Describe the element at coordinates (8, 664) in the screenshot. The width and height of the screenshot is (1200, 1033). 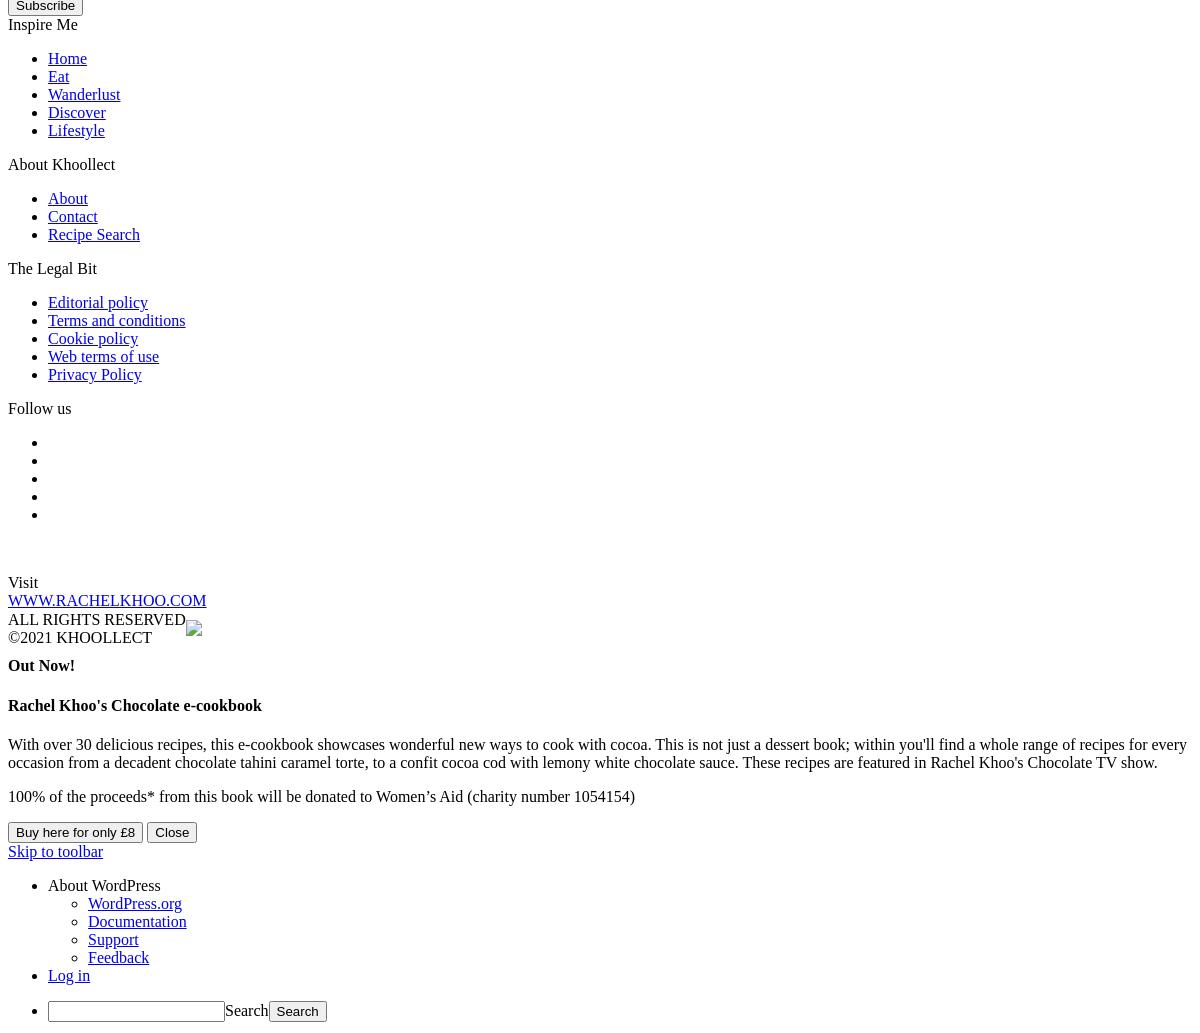
I see `'Out Now!'` at that location.